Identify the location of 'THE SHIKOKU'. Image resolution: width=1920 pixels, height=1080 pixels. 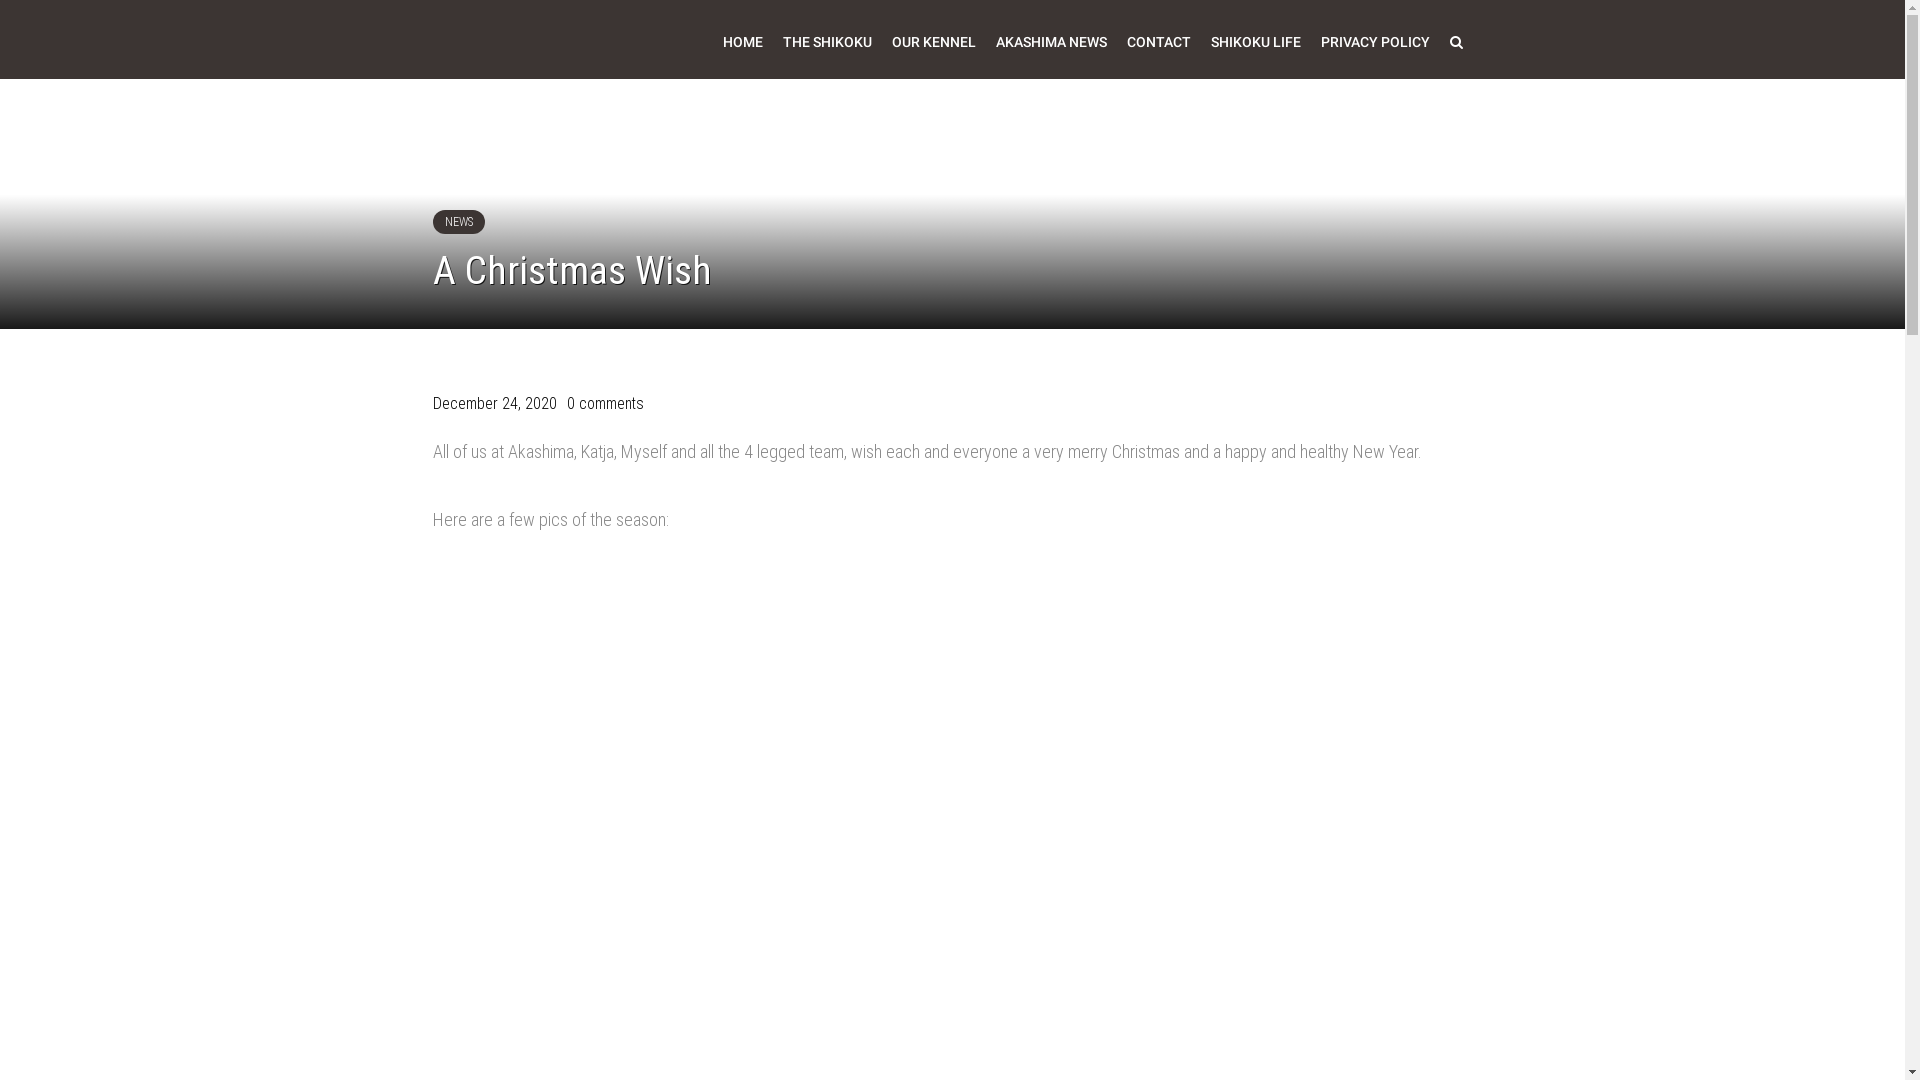
(826, 42).